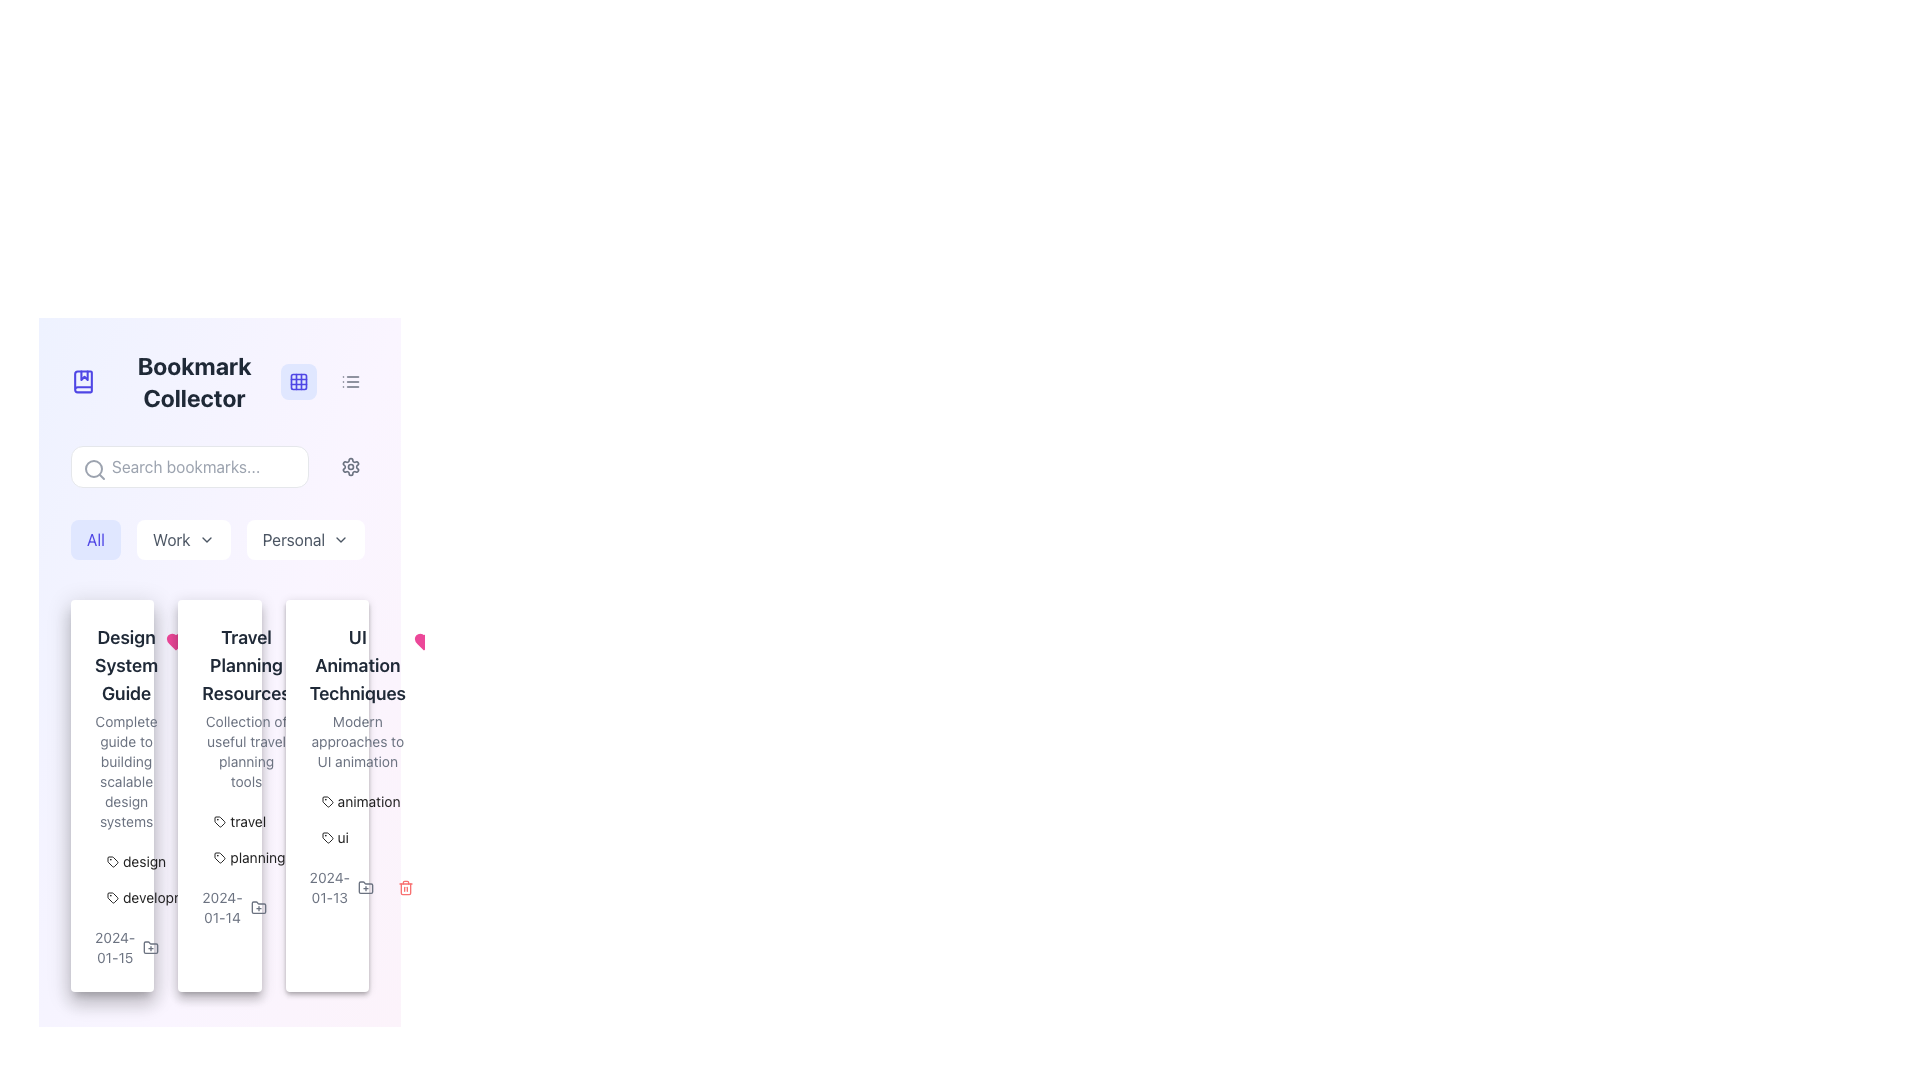 This screenshot has height=1080, width=1920. I want to click on the 'Personal' Dropdown button that filters or sorts content related to the 'Personal' category, so click(304, 540).